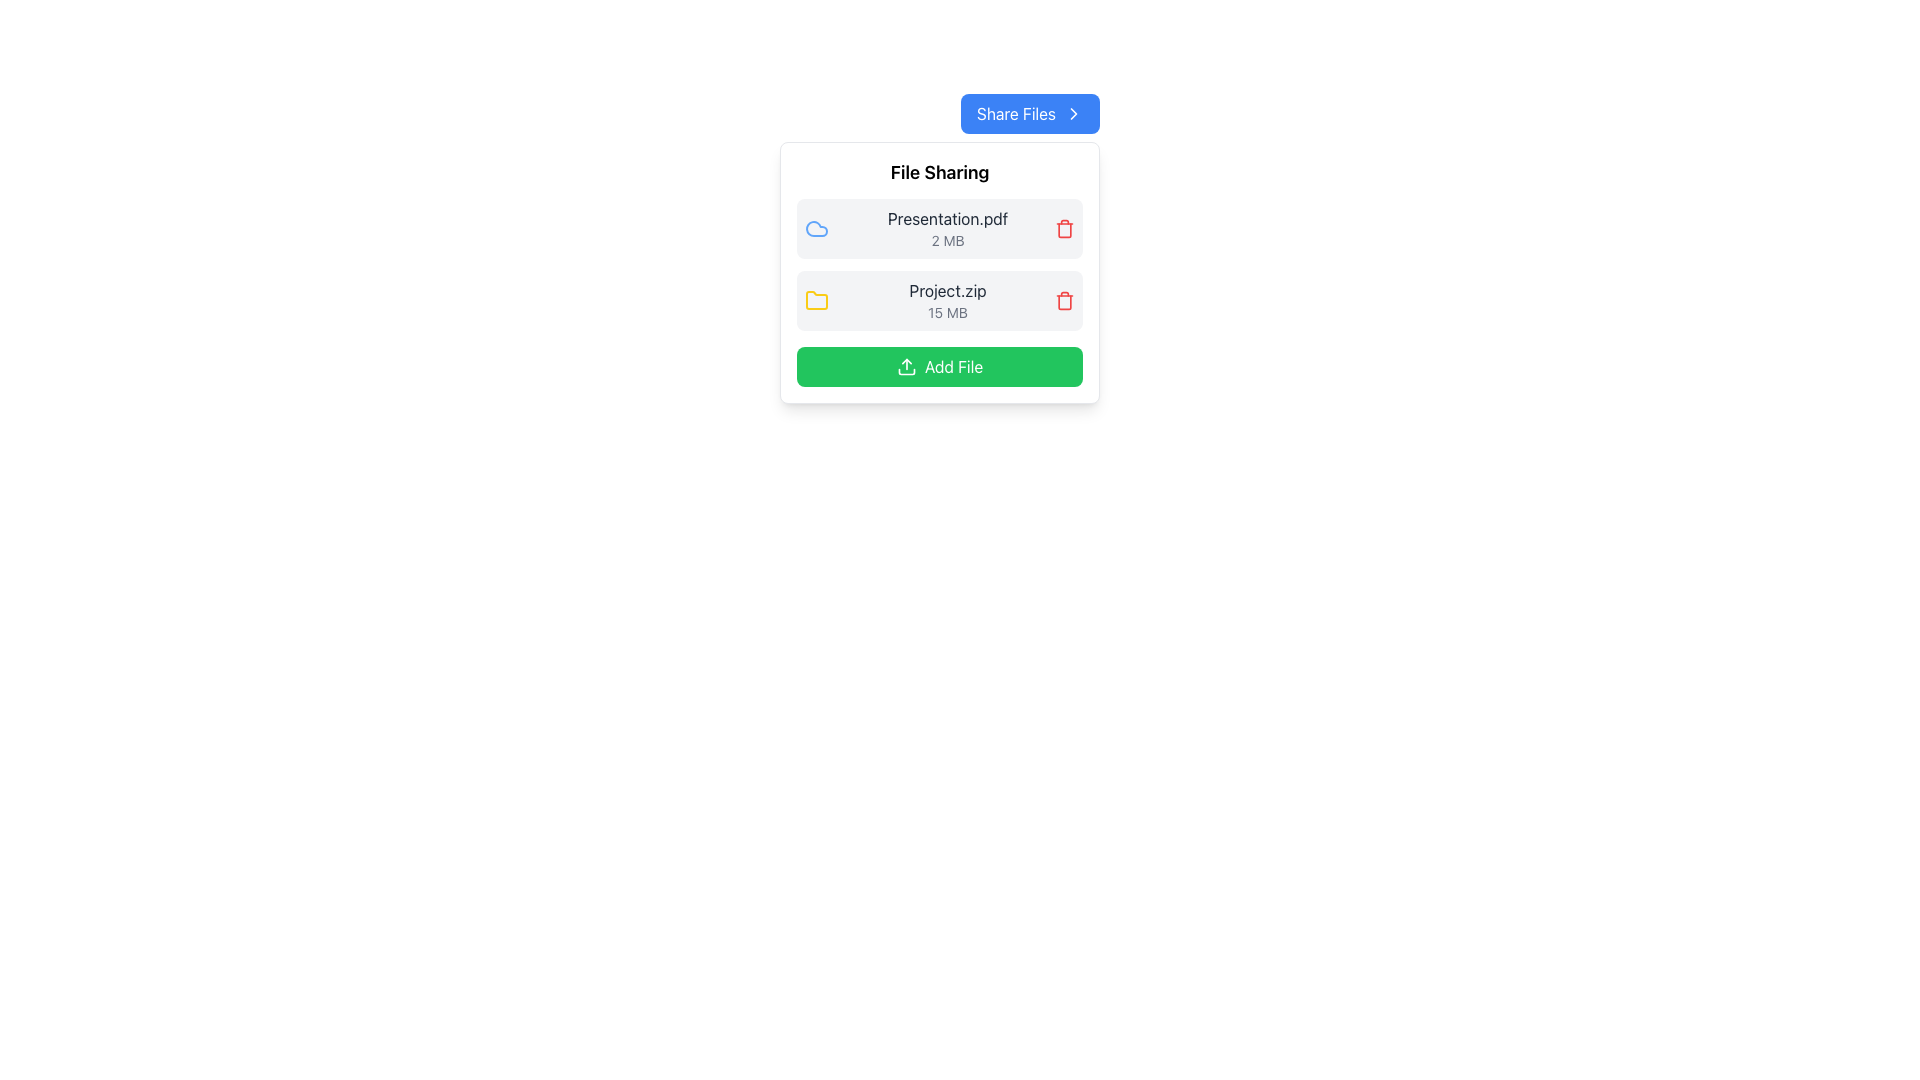 Image resolution: width=1920 pixels, height=1080 pixels. Describe the element at coordinates (906, 371) in the screenshot. I see `the bottom portion of the upload icon, which is represented by a vector graphic segment within an SVG group` at that location.